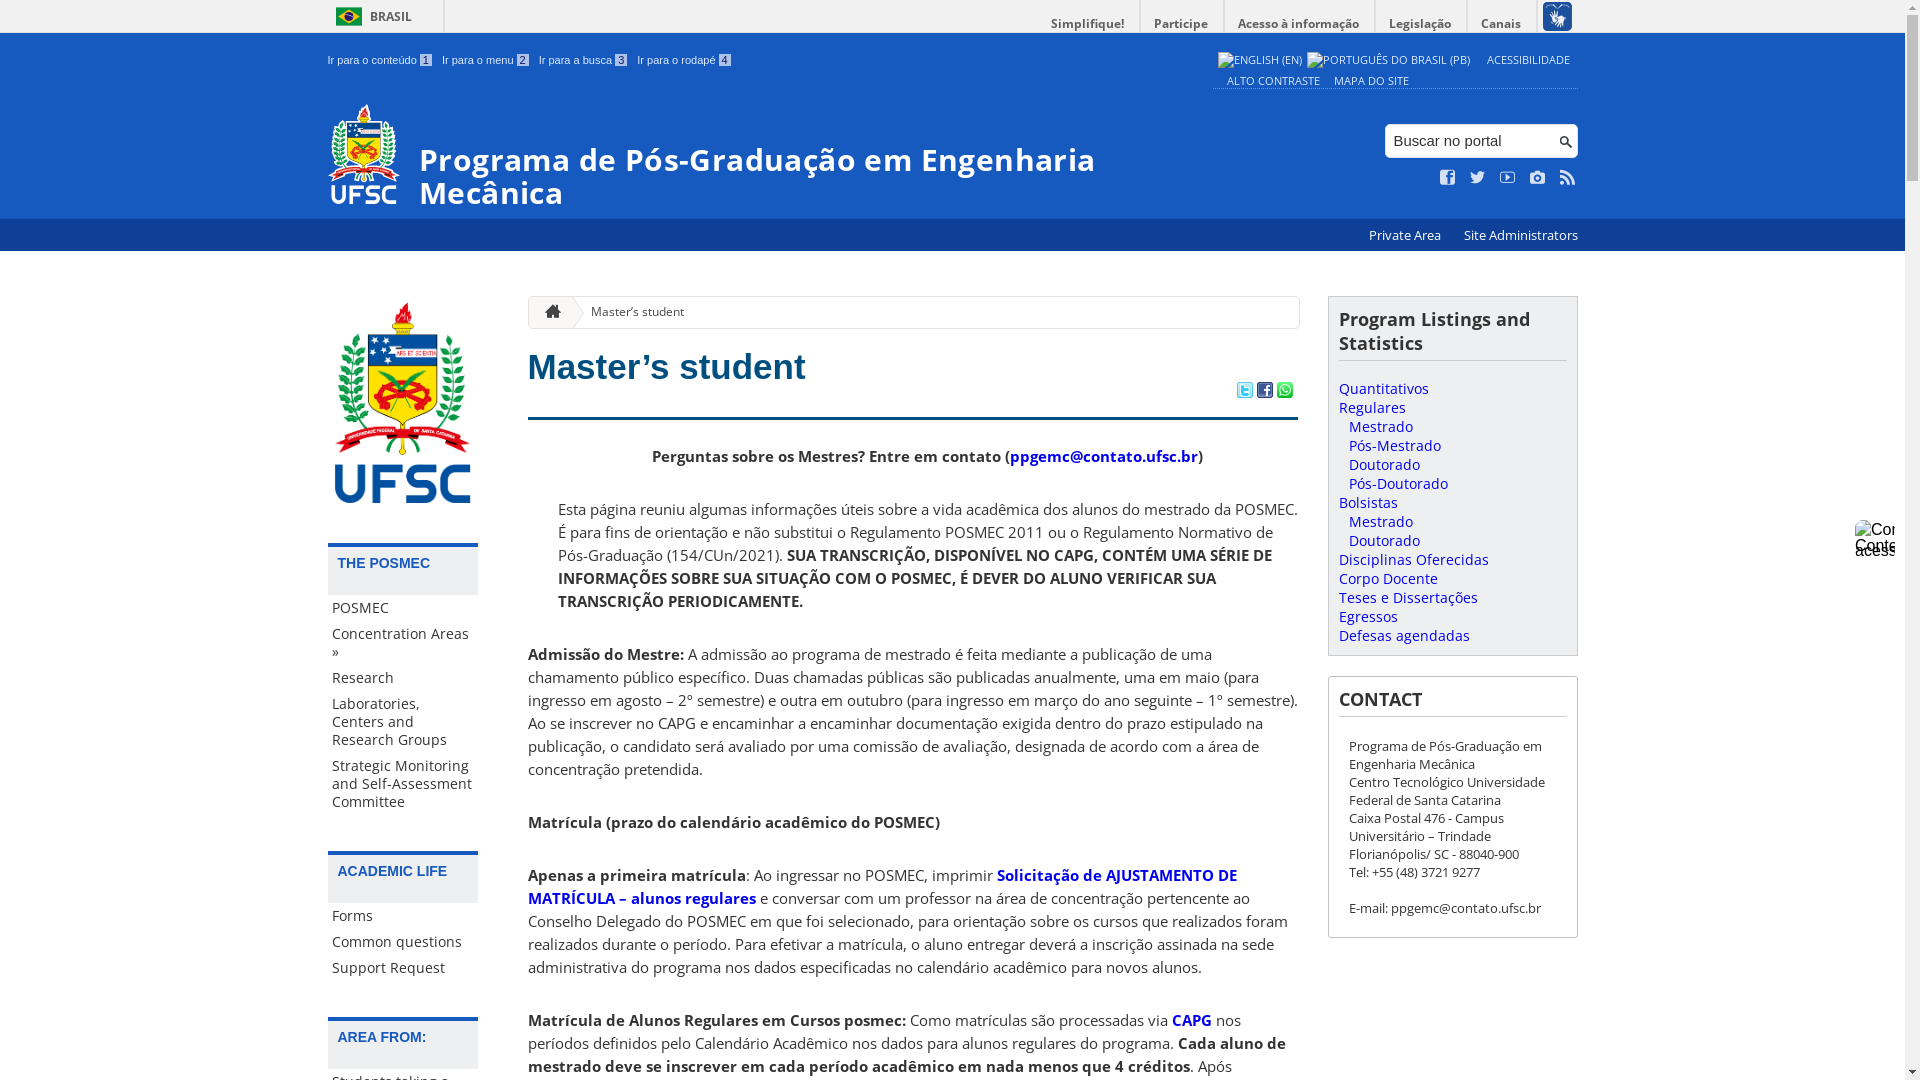  What do you see at coordinates (485, 59) in the screenshot?
I see `'Ir para o menu 2'` at bounding box center [485, 59].